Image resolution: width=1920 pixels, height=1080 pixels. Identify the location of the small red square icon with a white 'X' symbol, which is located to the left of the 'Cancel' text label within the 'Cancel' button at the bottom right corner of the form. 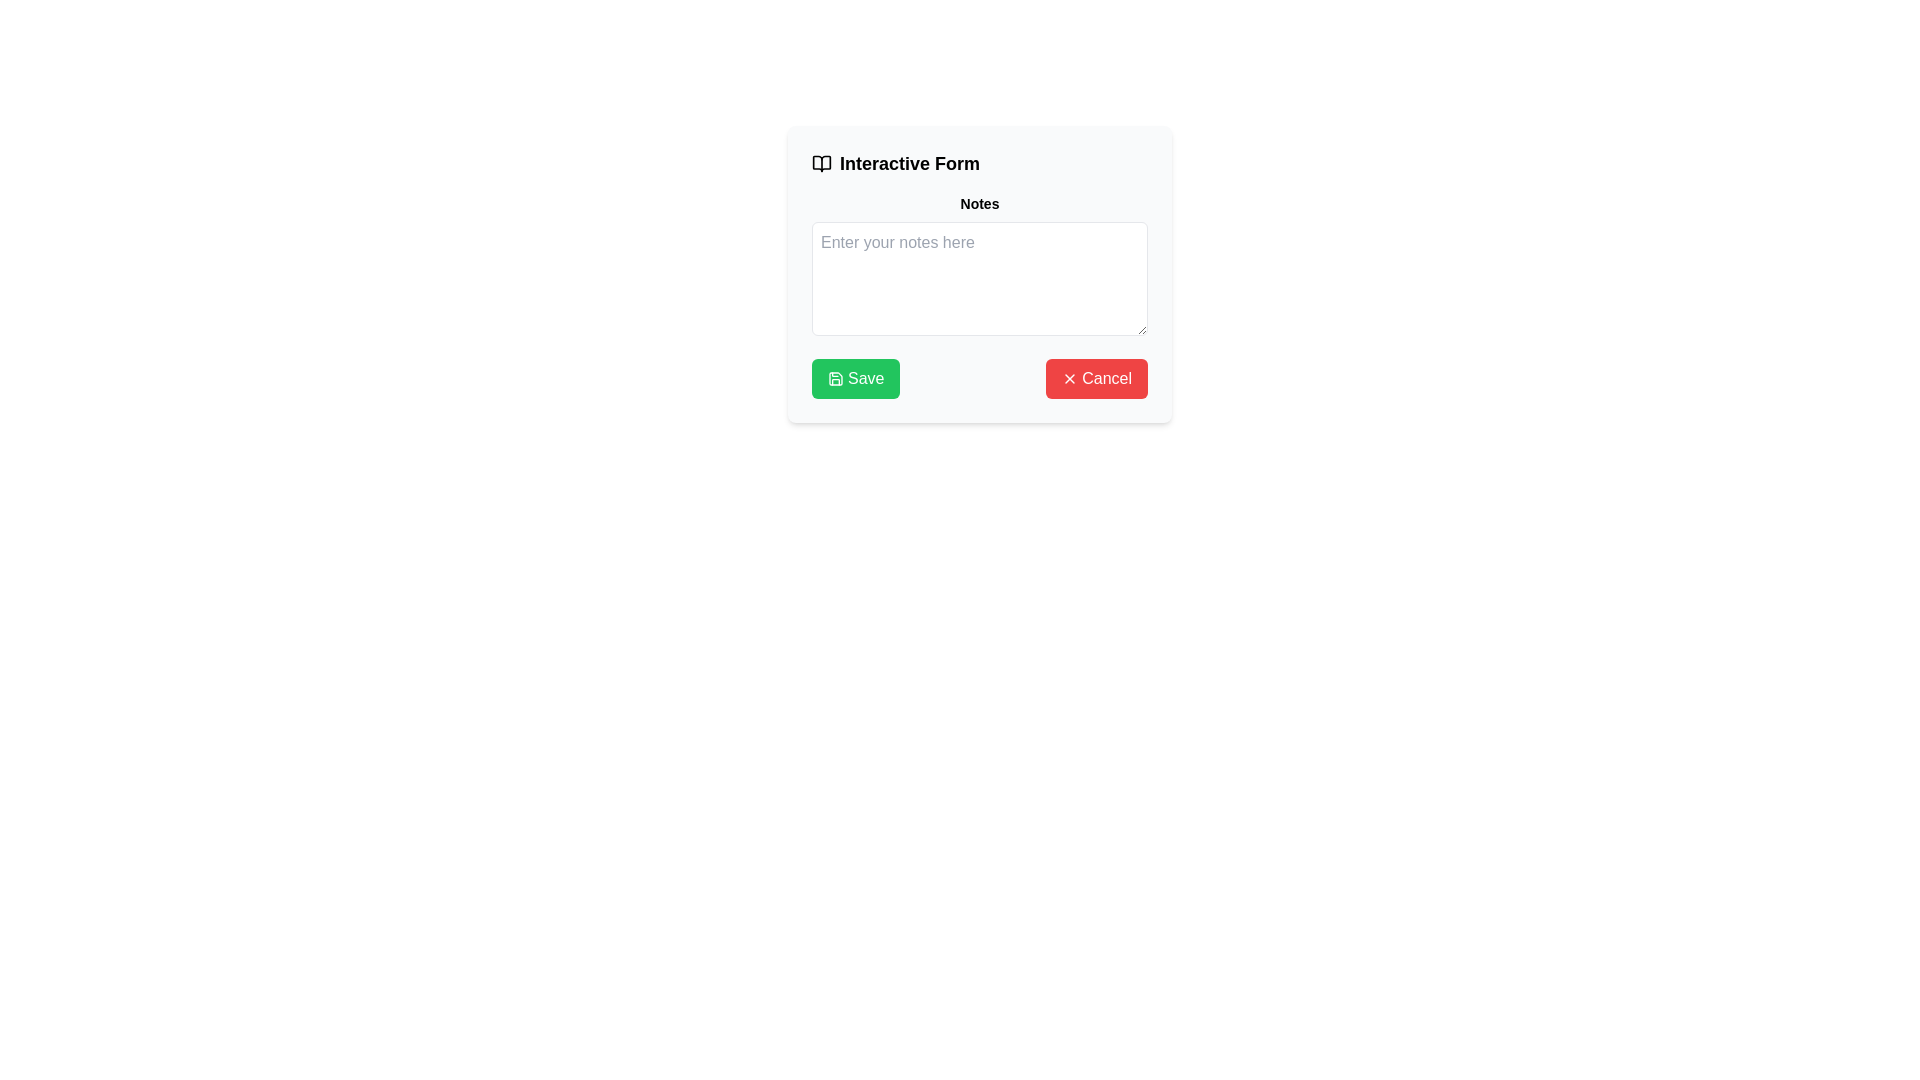
(1069, 378).